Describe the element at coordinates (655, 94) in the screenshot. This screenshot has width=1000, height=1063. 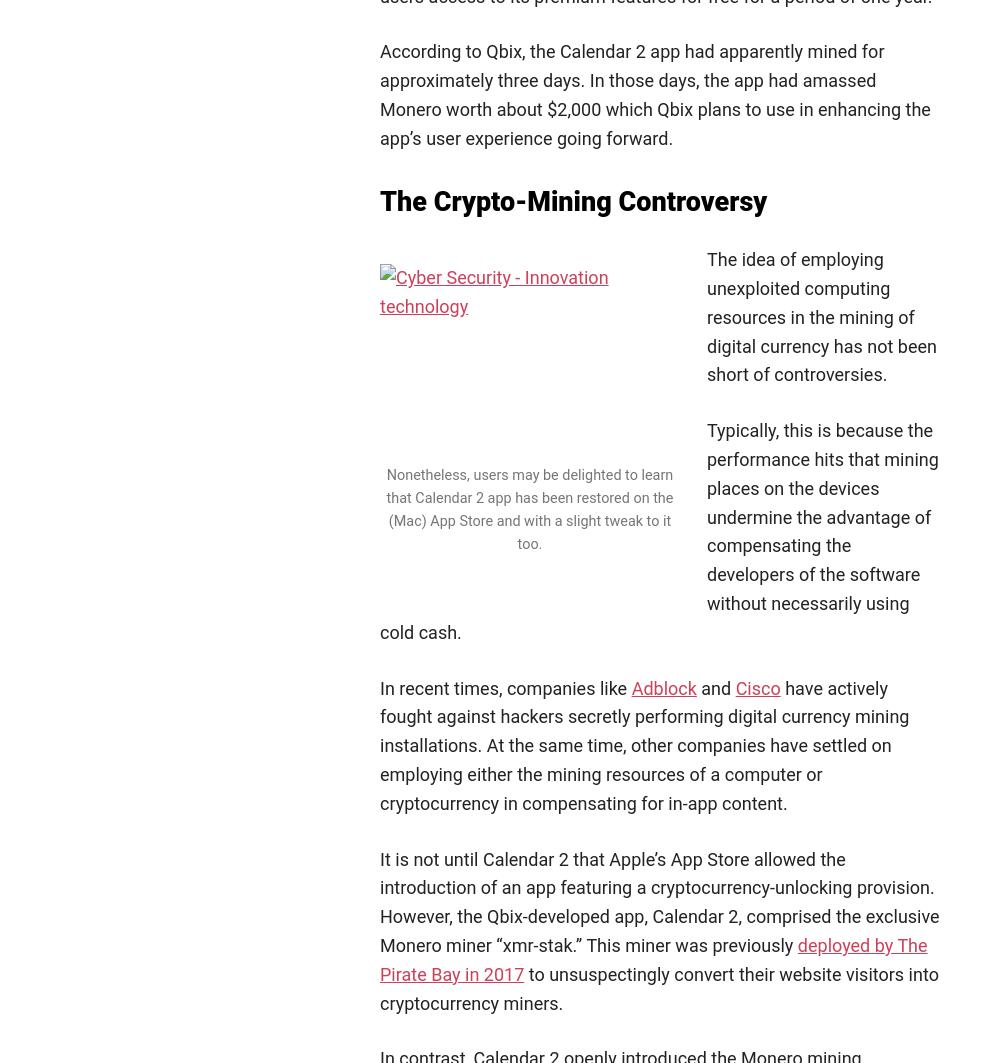
I see `'According to Qbix, the Calendar 2 app had apparently mined for approximately three days. In those days, the app had amassed Monero worth about $2,000 which Qbix plans to use in enhancing the app’s user experience going forward.'` at that location.